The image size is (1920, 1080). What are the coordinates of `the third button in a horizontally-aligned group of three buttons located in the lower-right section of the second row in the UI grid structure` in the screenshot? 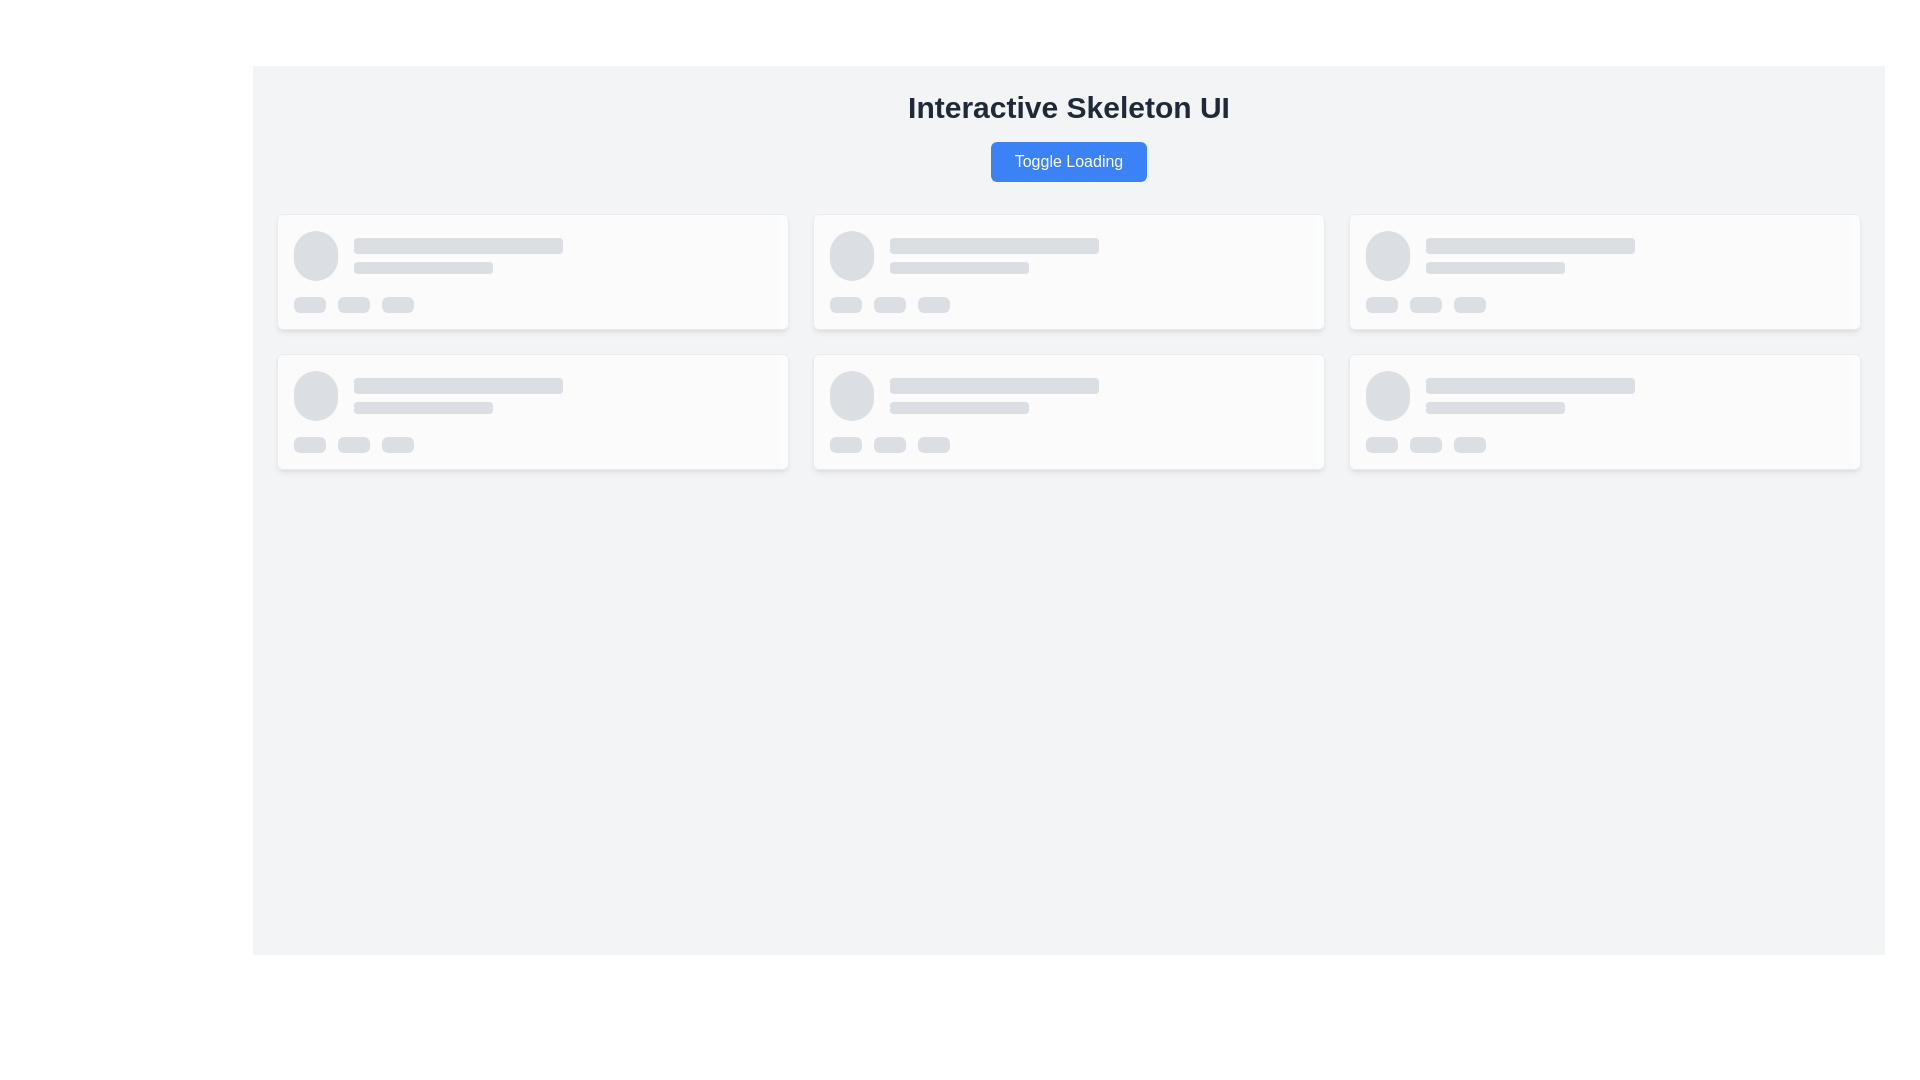 It's located at (933, 443).